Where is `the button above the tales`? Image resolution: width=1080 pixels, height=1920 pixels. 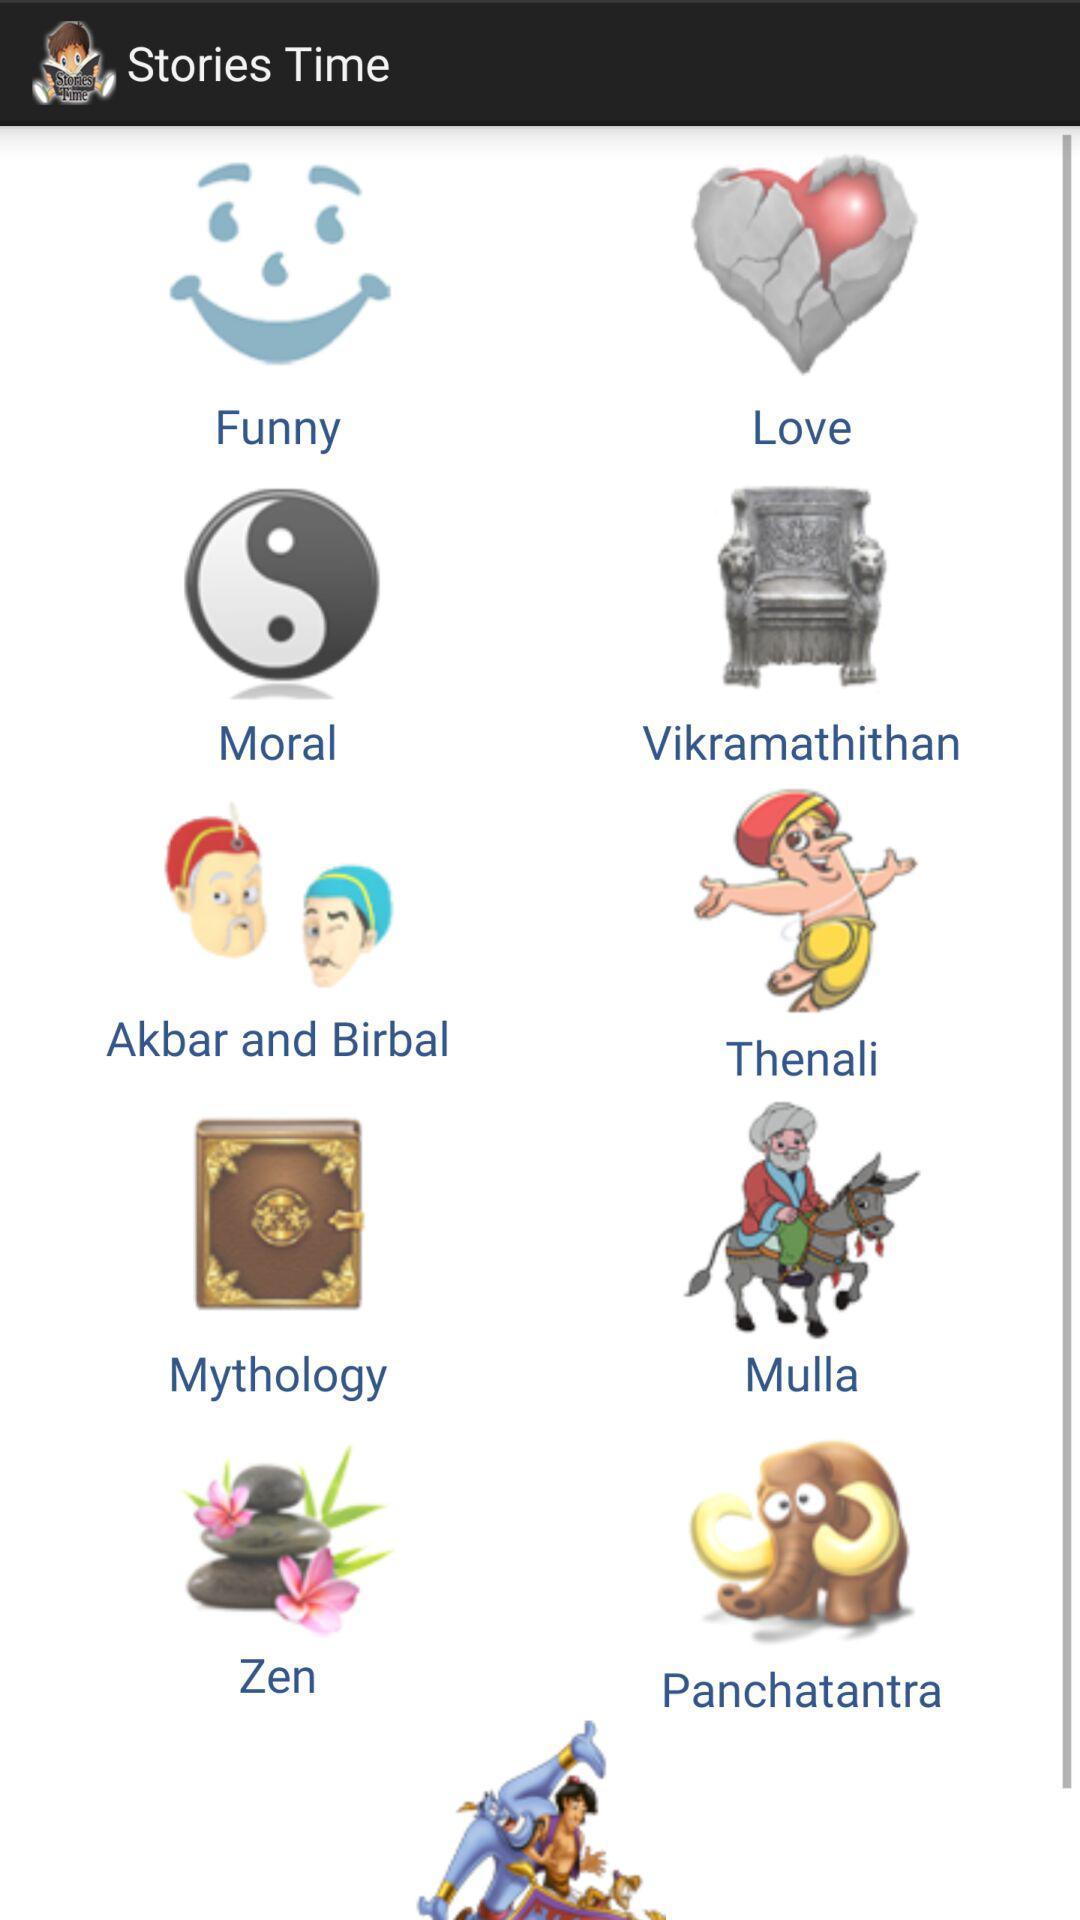 the button above the tales is located at coordinates (801, 1561).